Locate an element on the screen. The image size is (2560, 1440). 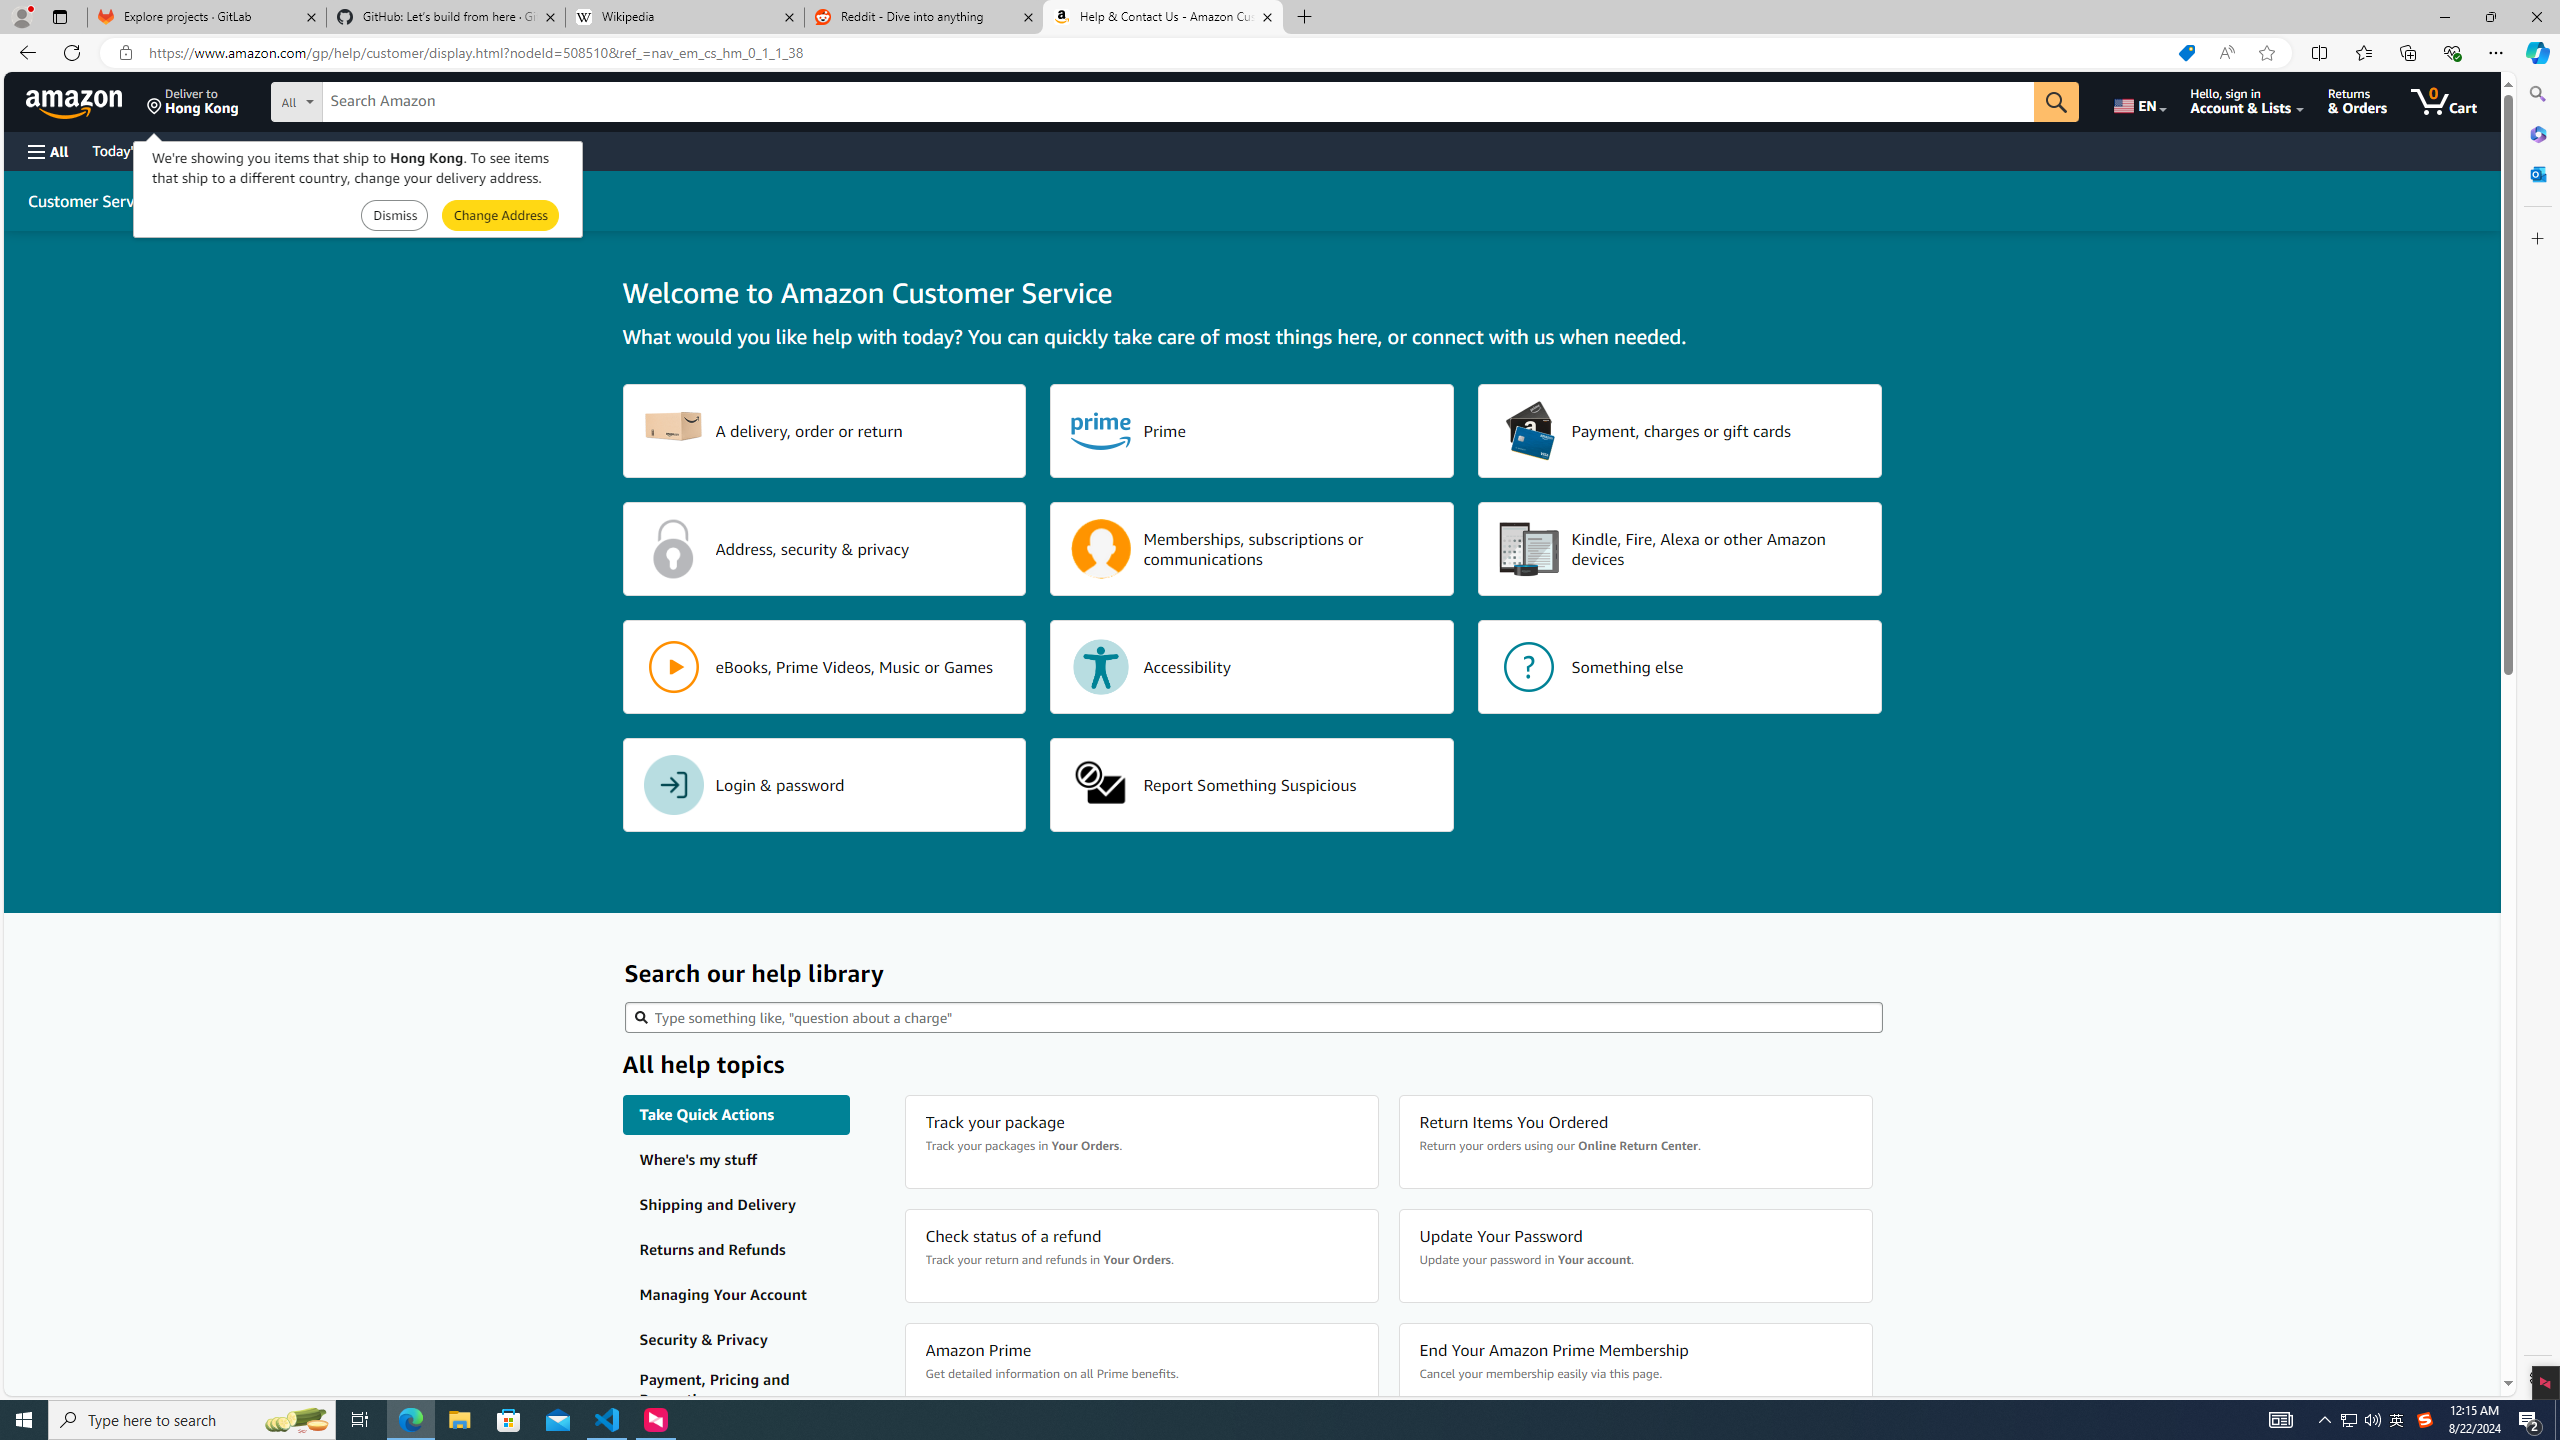
'Choose a language for shopping.' is located at coordinates (2137, 100).